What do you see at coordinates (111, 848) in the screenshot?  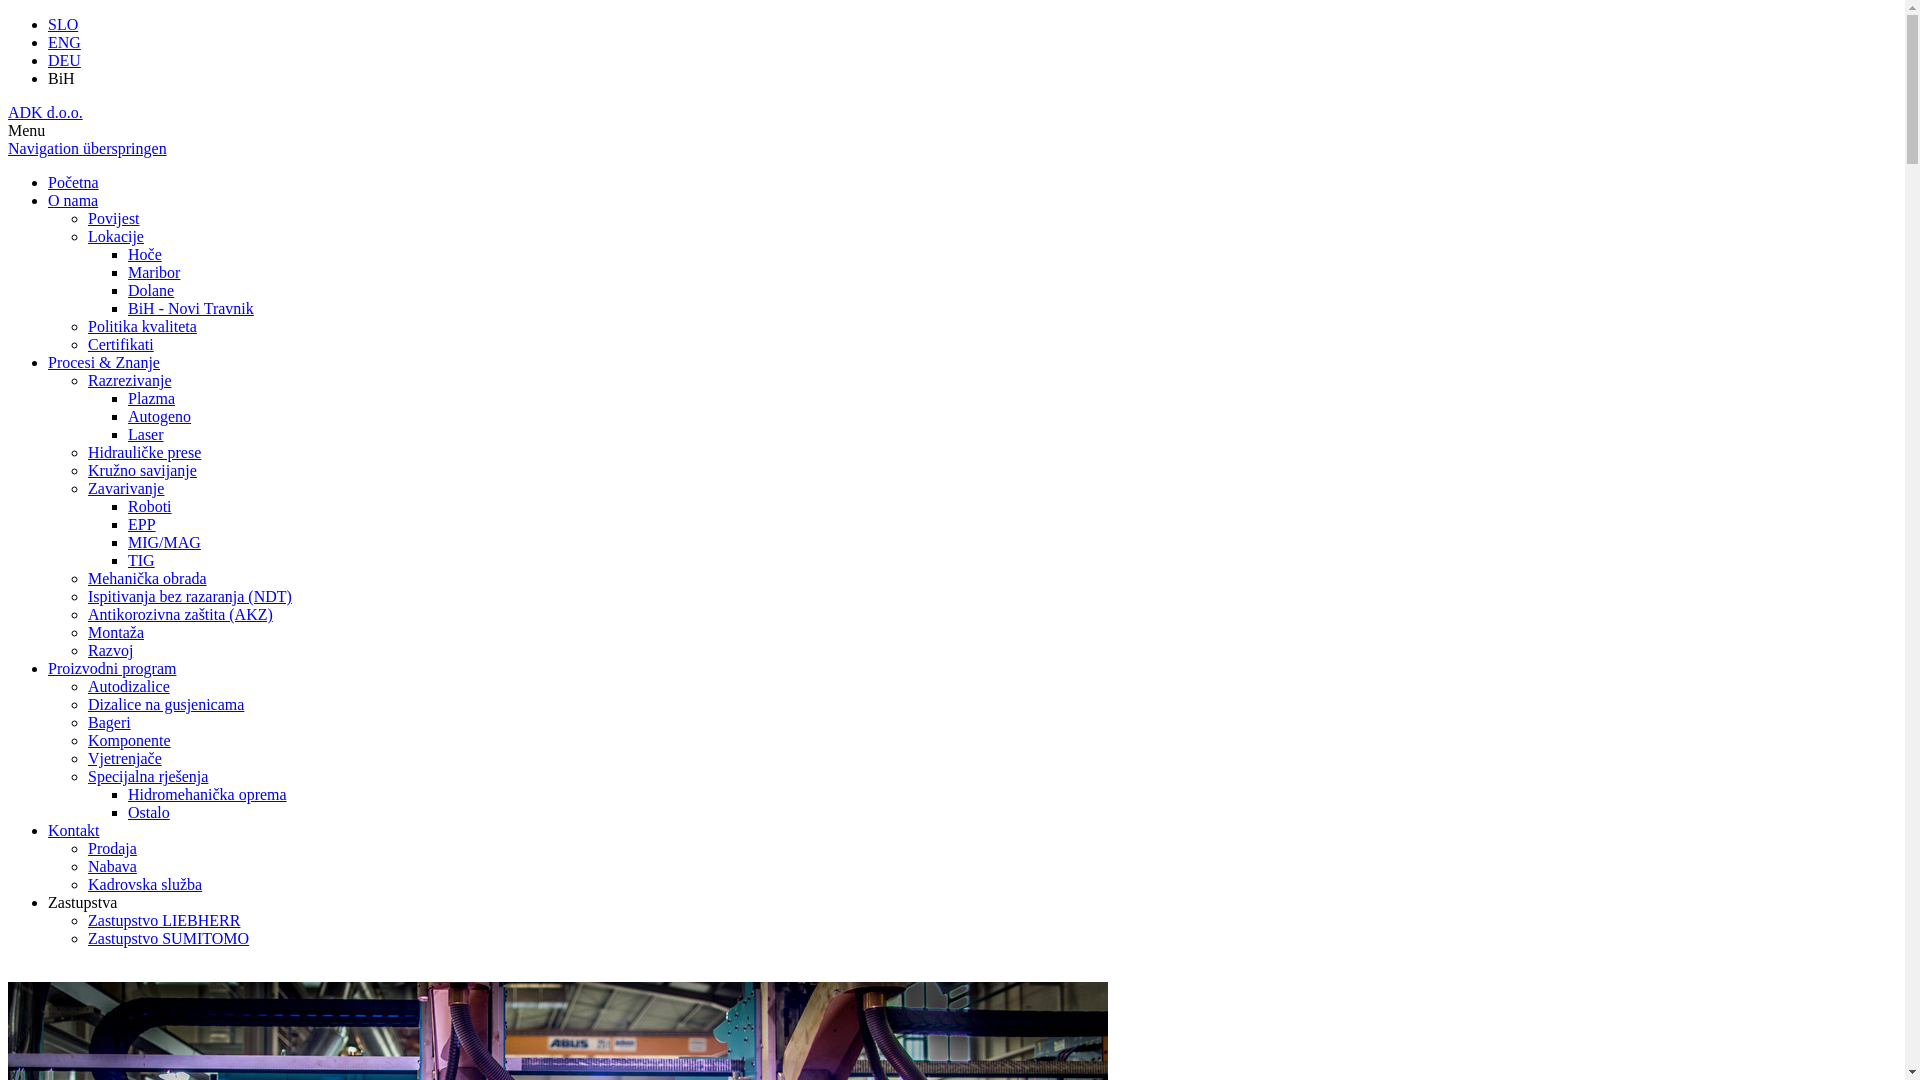 I see `'Prodaja'` at bounding box center [111, 848].